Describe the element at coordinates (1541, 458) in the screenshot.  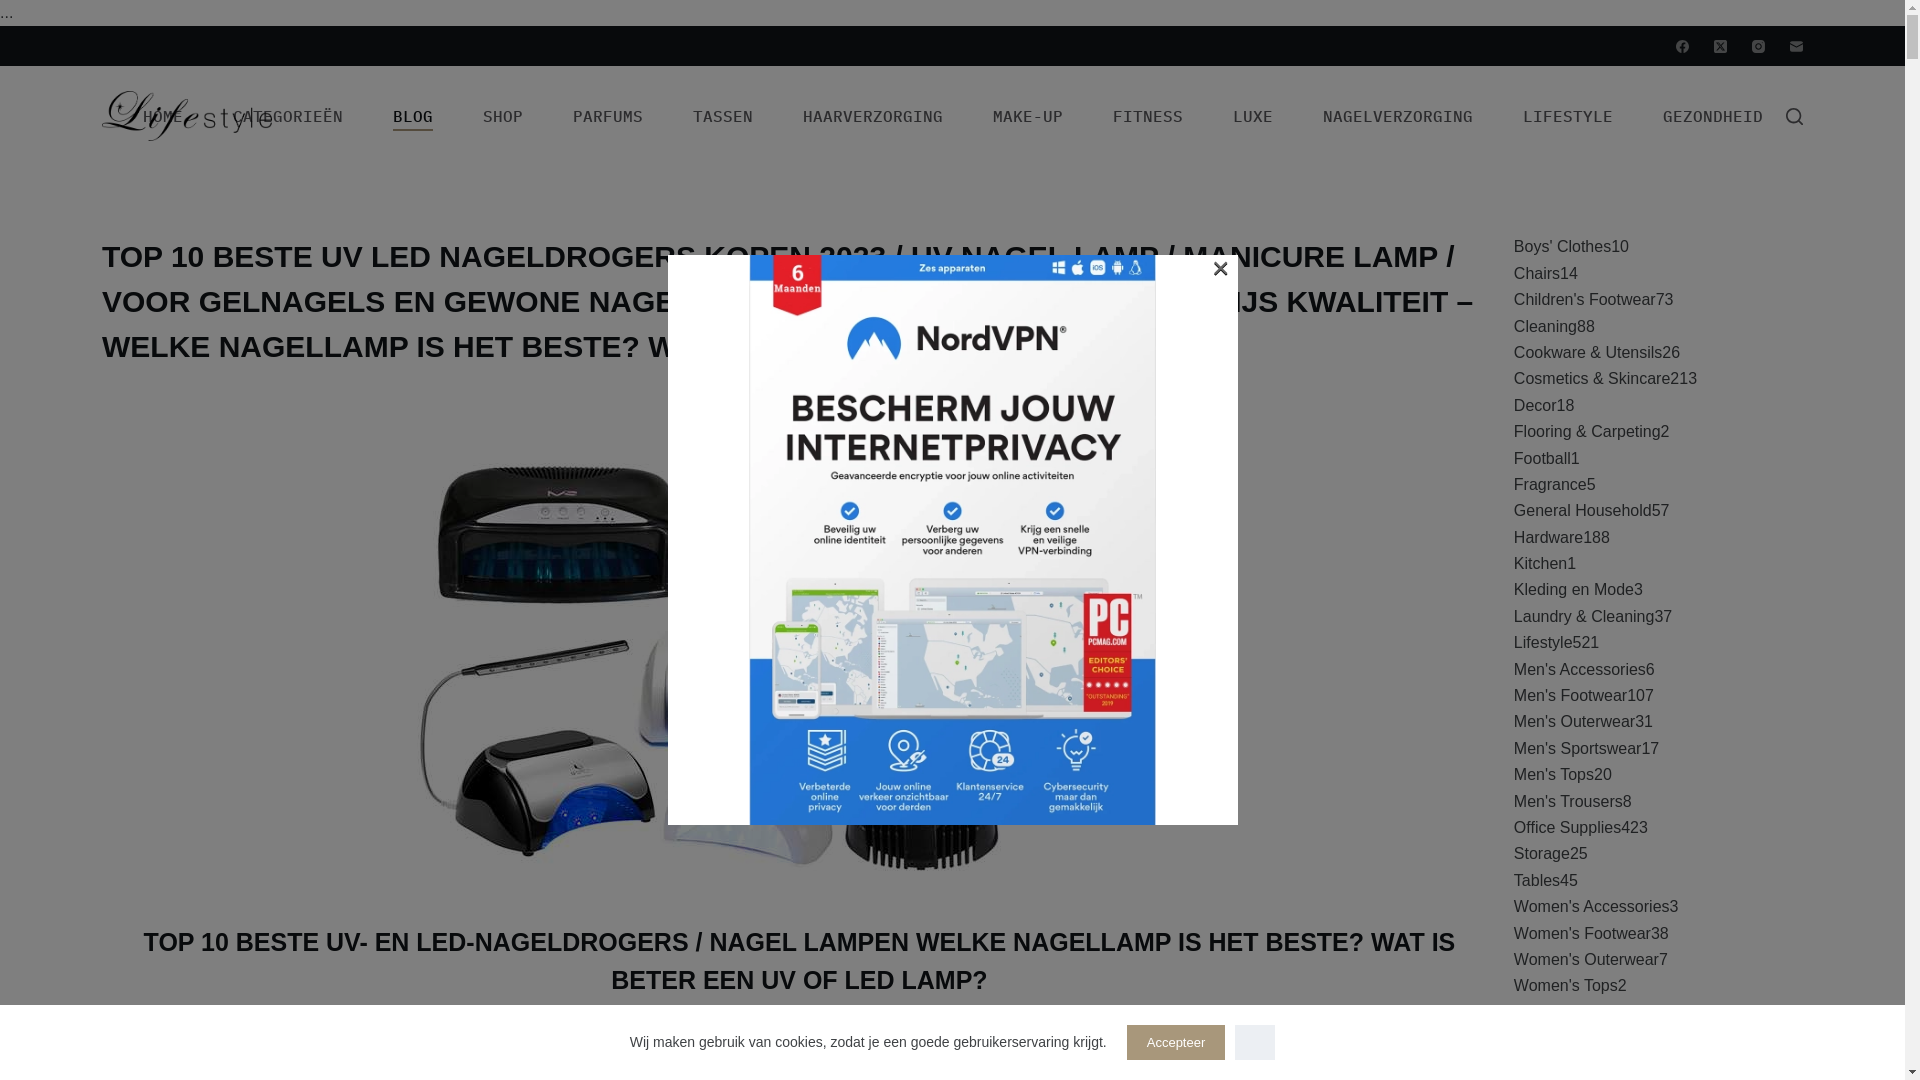
I see `'Football'` at that location.